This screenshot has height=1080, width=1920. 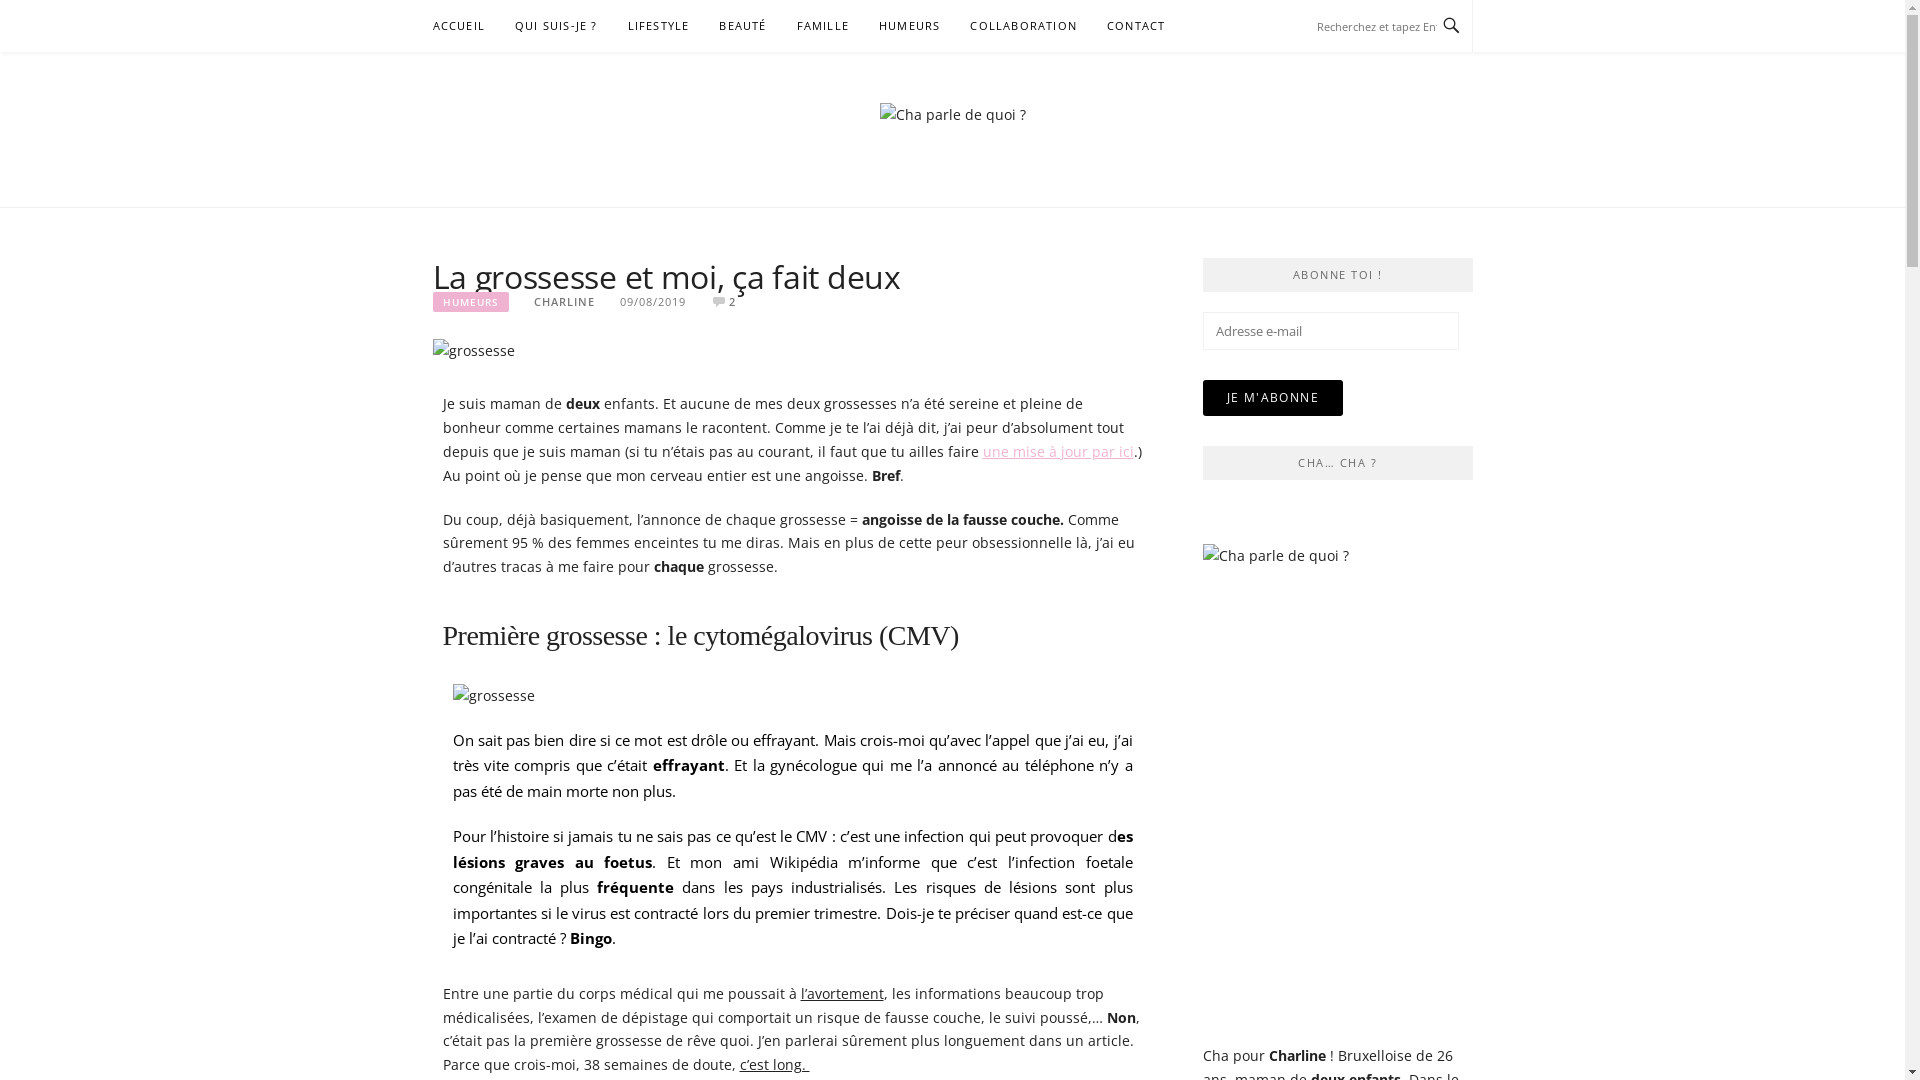 What do you see at coordinates (730, 301) in the screenshot?
I see `'2'` at bounding box center [730, 301].